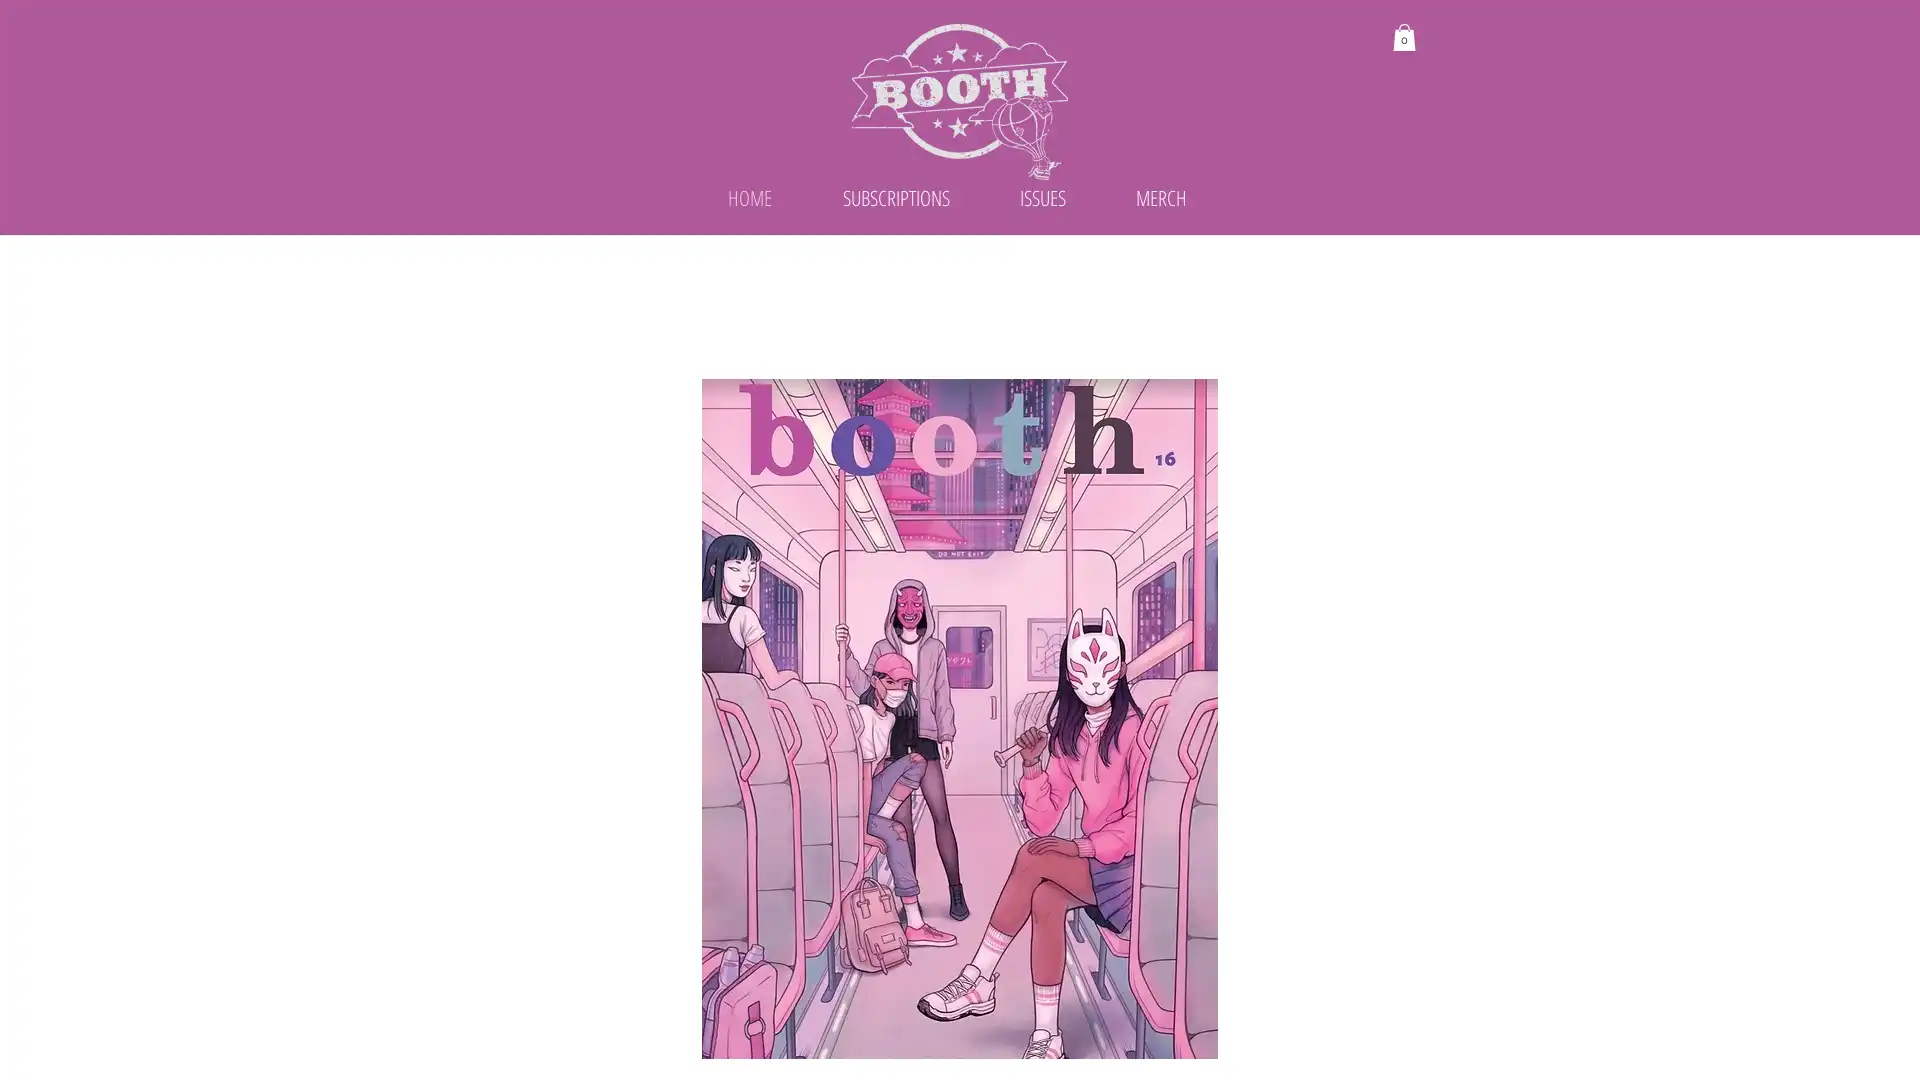  What do you see at coordinates (1403, 37) in the screenshot?
I see `Cart with 0 items` at bounding box center [1403, 37].